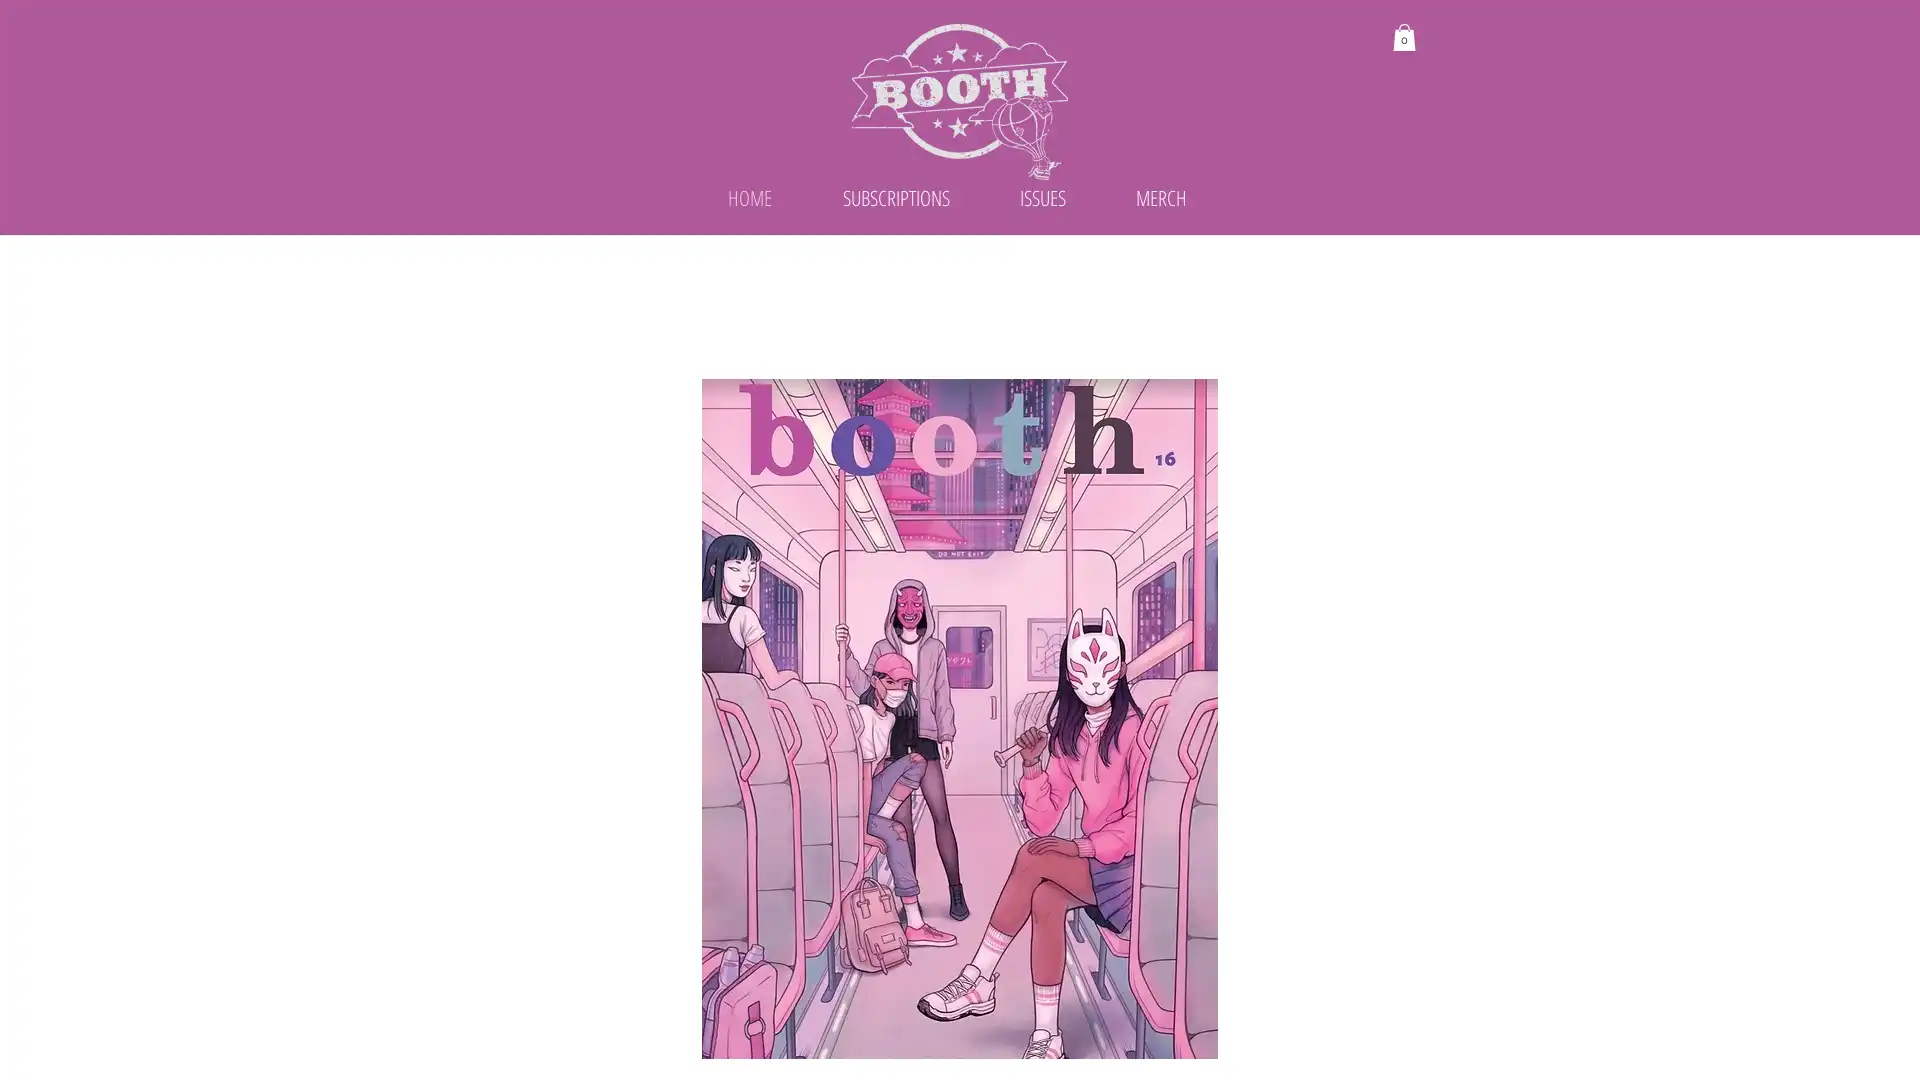  What do you see at coordinates (1403, 37) in the screenshot?
I see `Cart with 0 items` at bounding box center [1403, 37].